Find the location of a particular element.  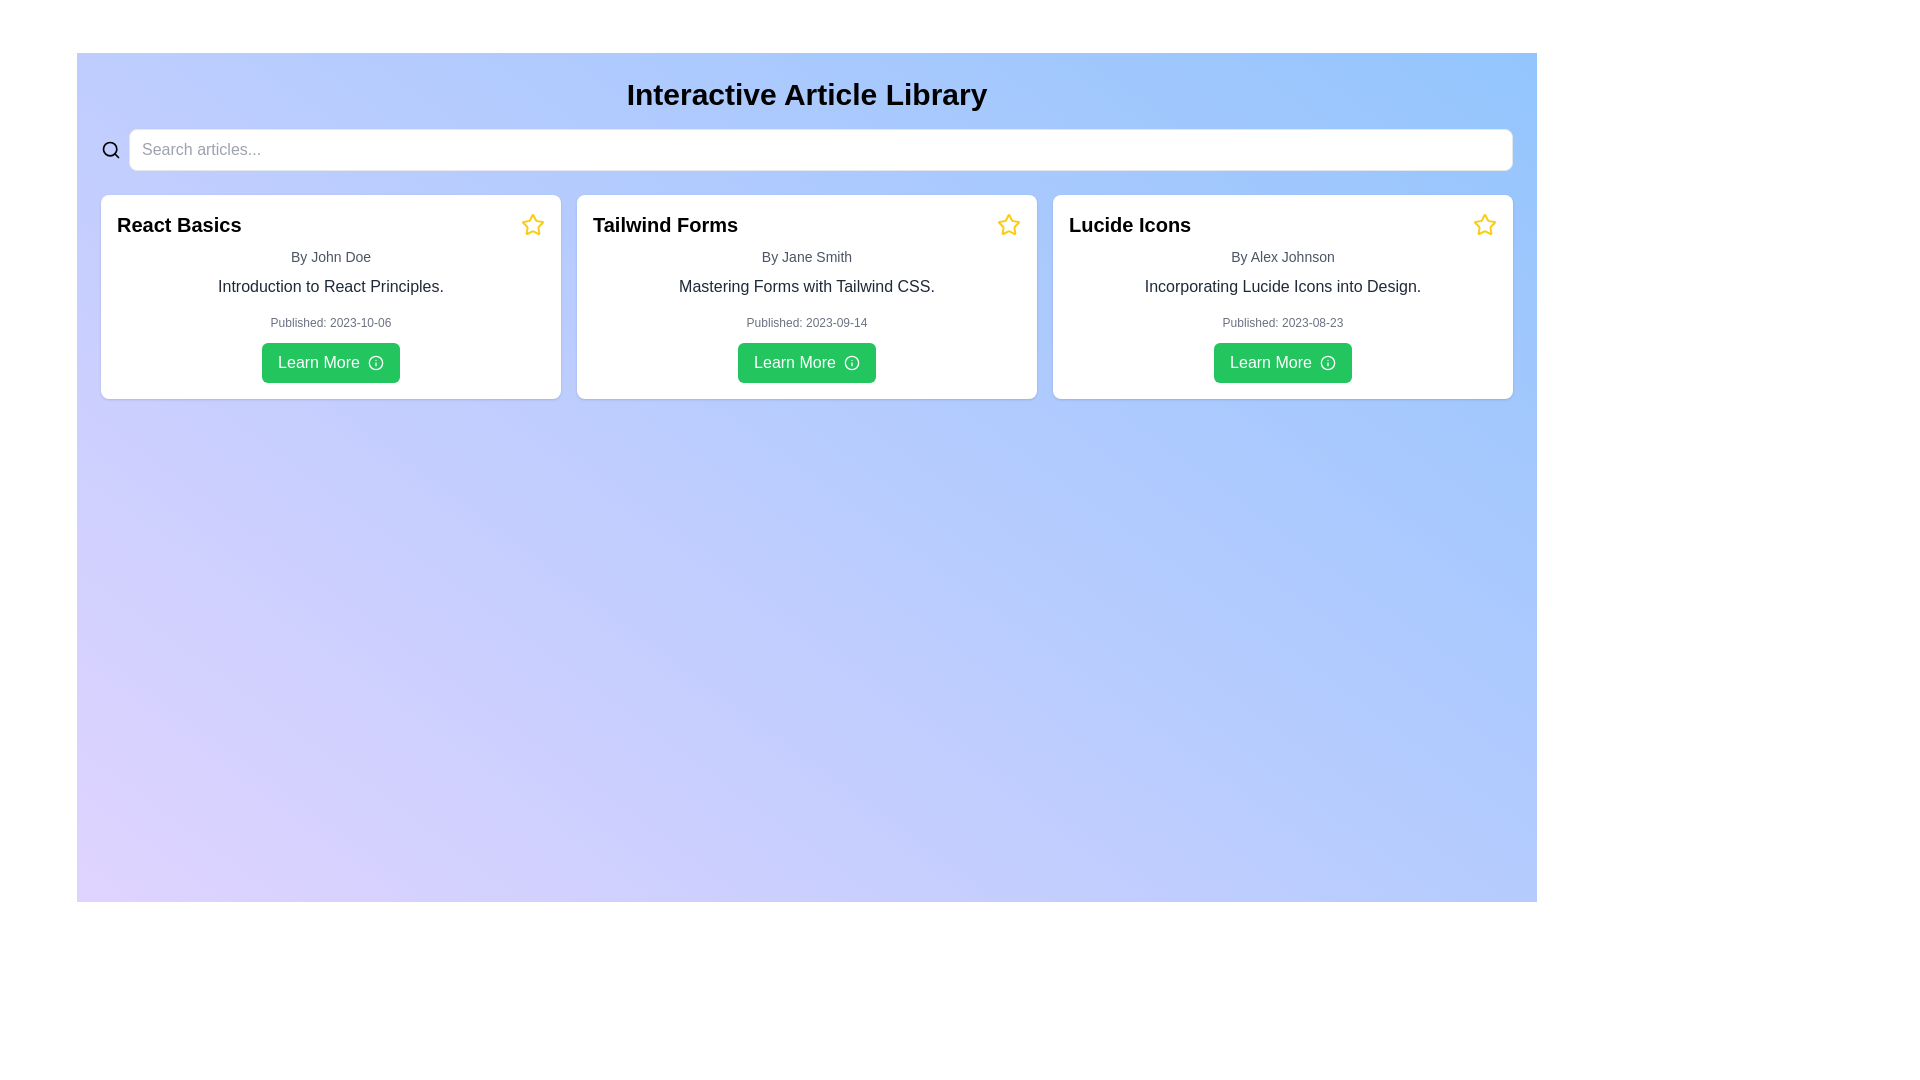

the 'i' icon within the green 'Learn More' button located at the right end of the button in the 'Lucide Icons' section of the third article card is located at coordinates (1327, 362).